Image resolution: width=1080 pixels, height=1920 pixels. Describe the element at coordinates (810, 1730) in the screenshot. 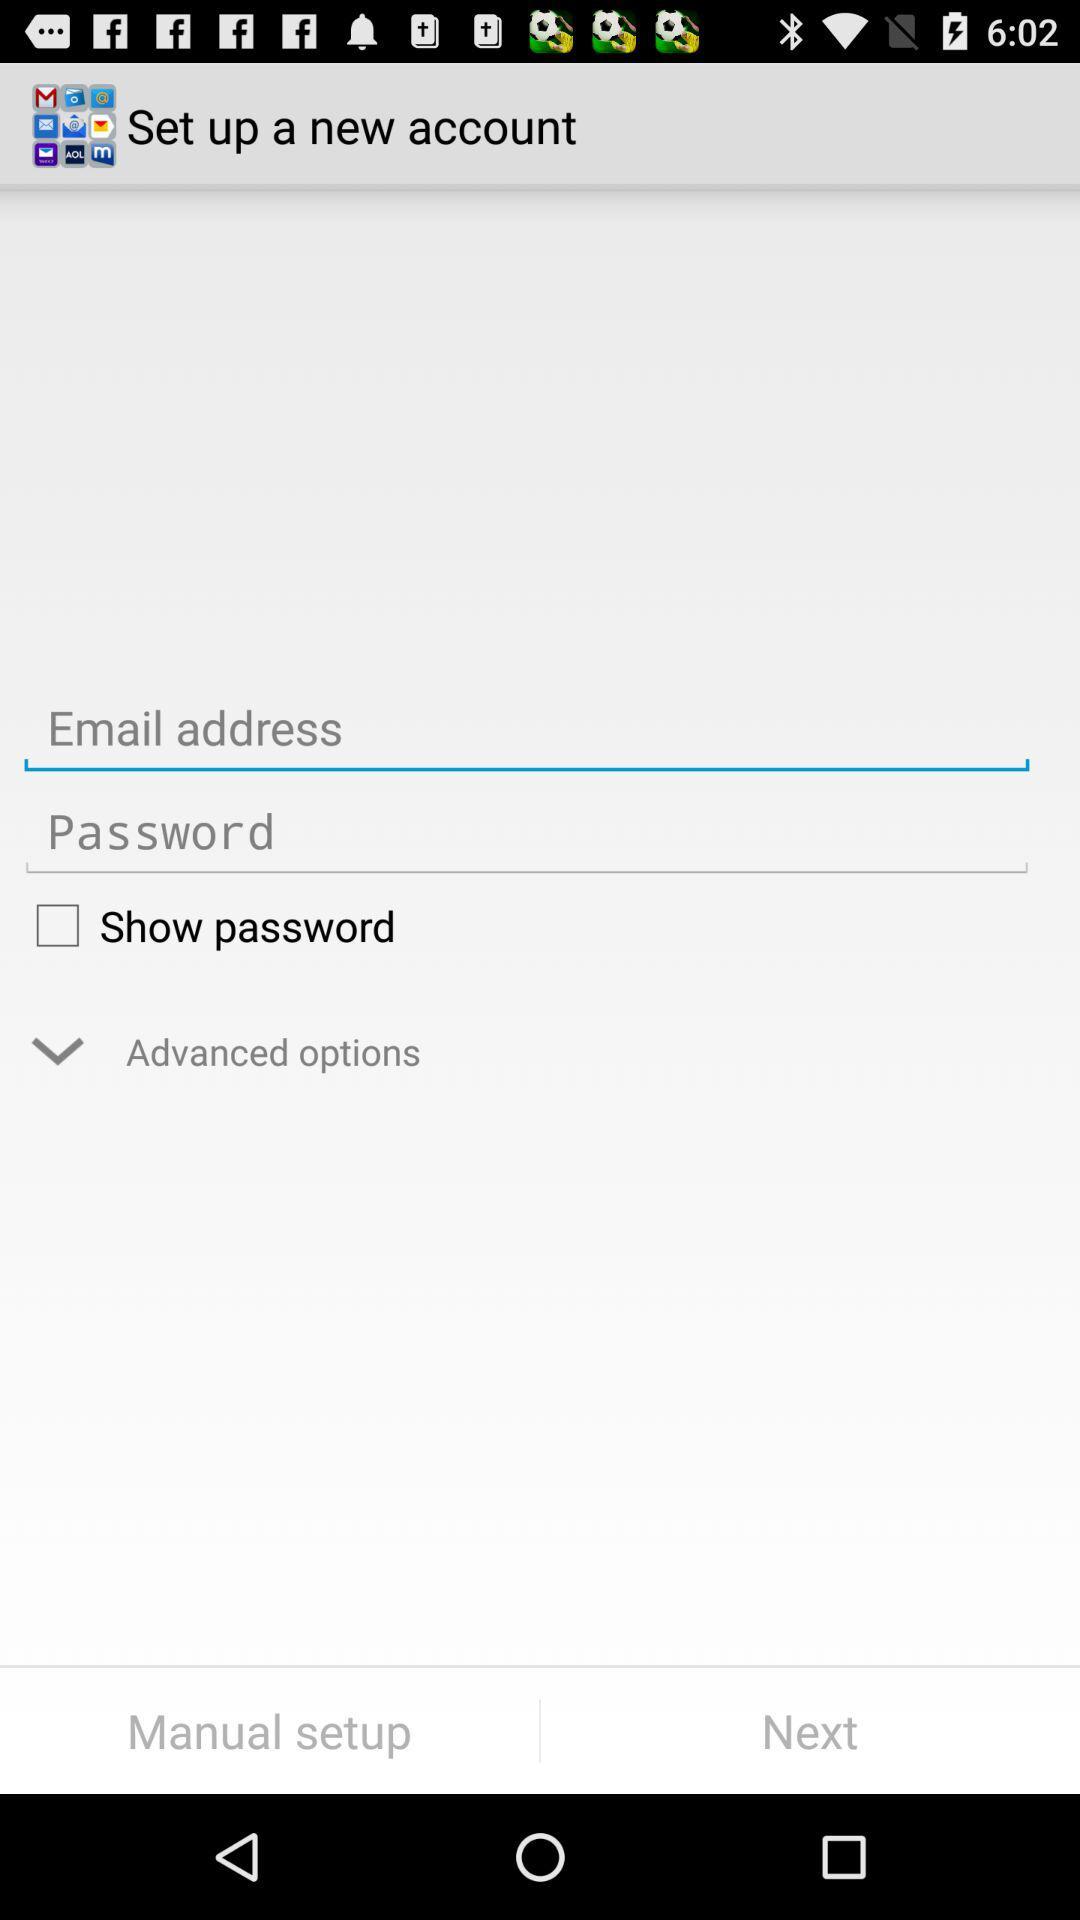

I see `item to the right of the manual setup` at that location.